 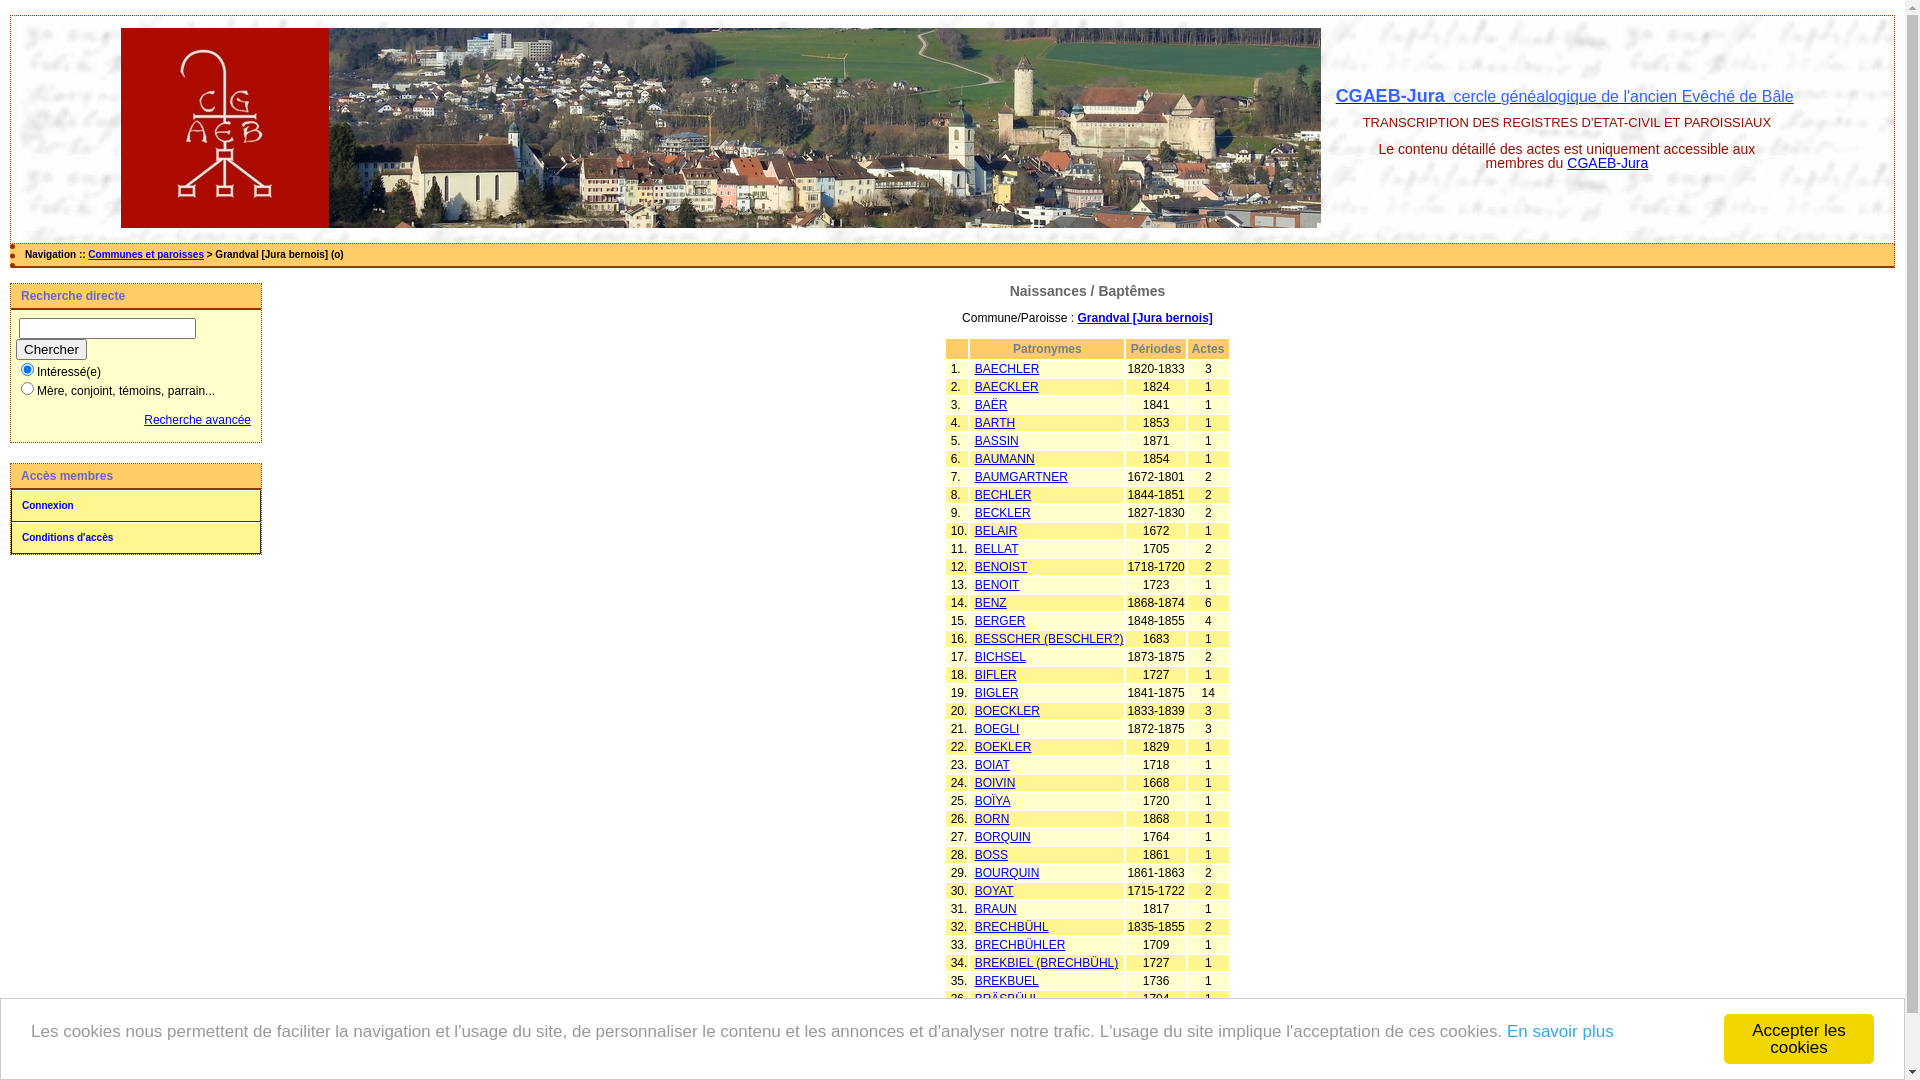 What do you see at coordinates (1008, 1034) in the screenshot?
I see `'BURKHARD'` at bounding box center [1008, 1034].